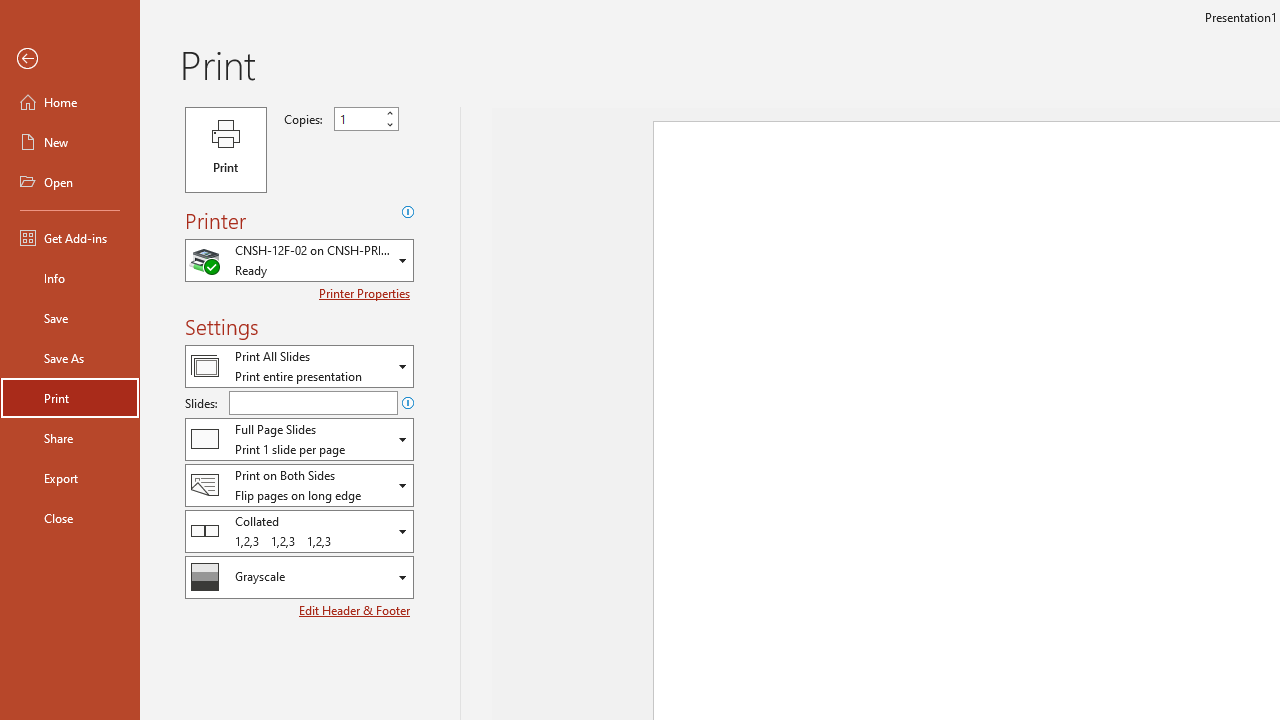 This screenshot has height=720, width=1280. What do you see at coordinates (298, 366) in the screenshot?
I see `'Print What'` at bounding box center [298, 366].